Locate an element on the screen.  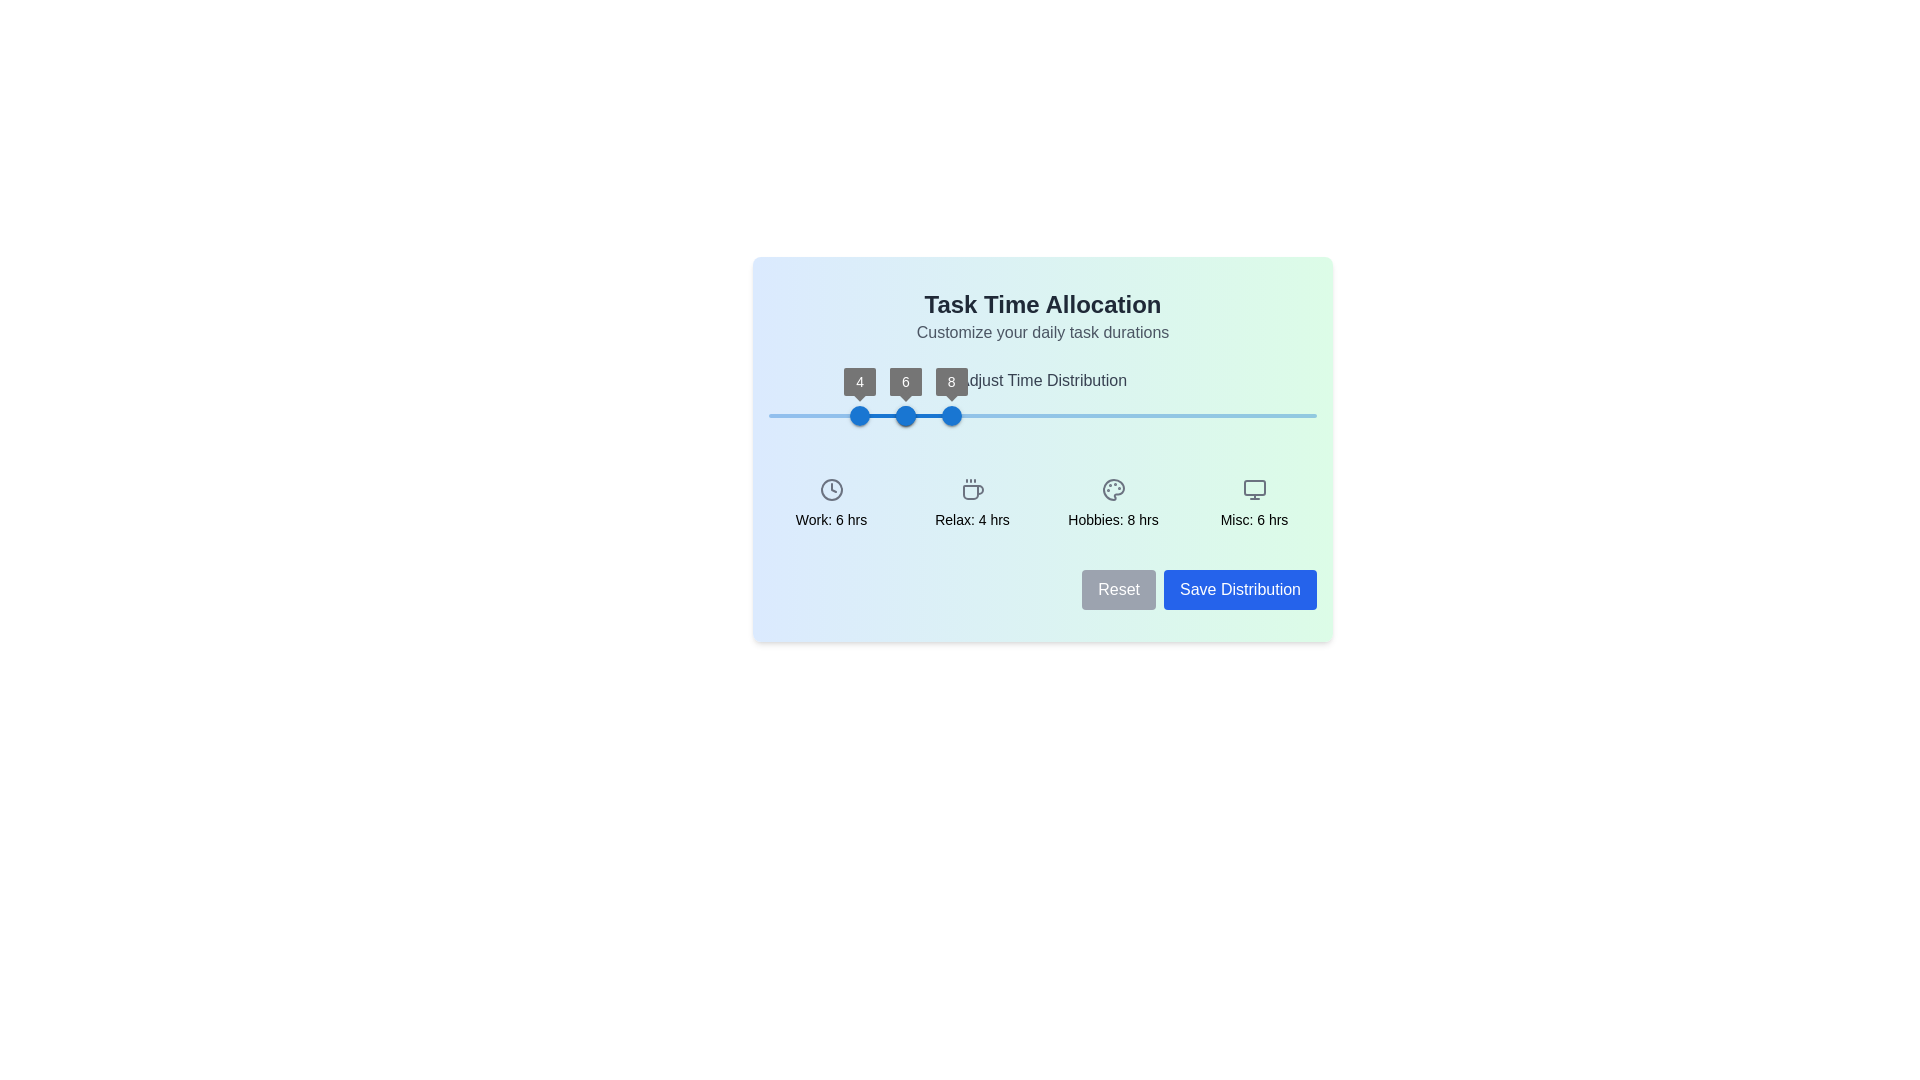
the Text Label that serves as a title or heading for the section, located above the text 'Customize your daily task durations' is located at coordinates (1041, 304).